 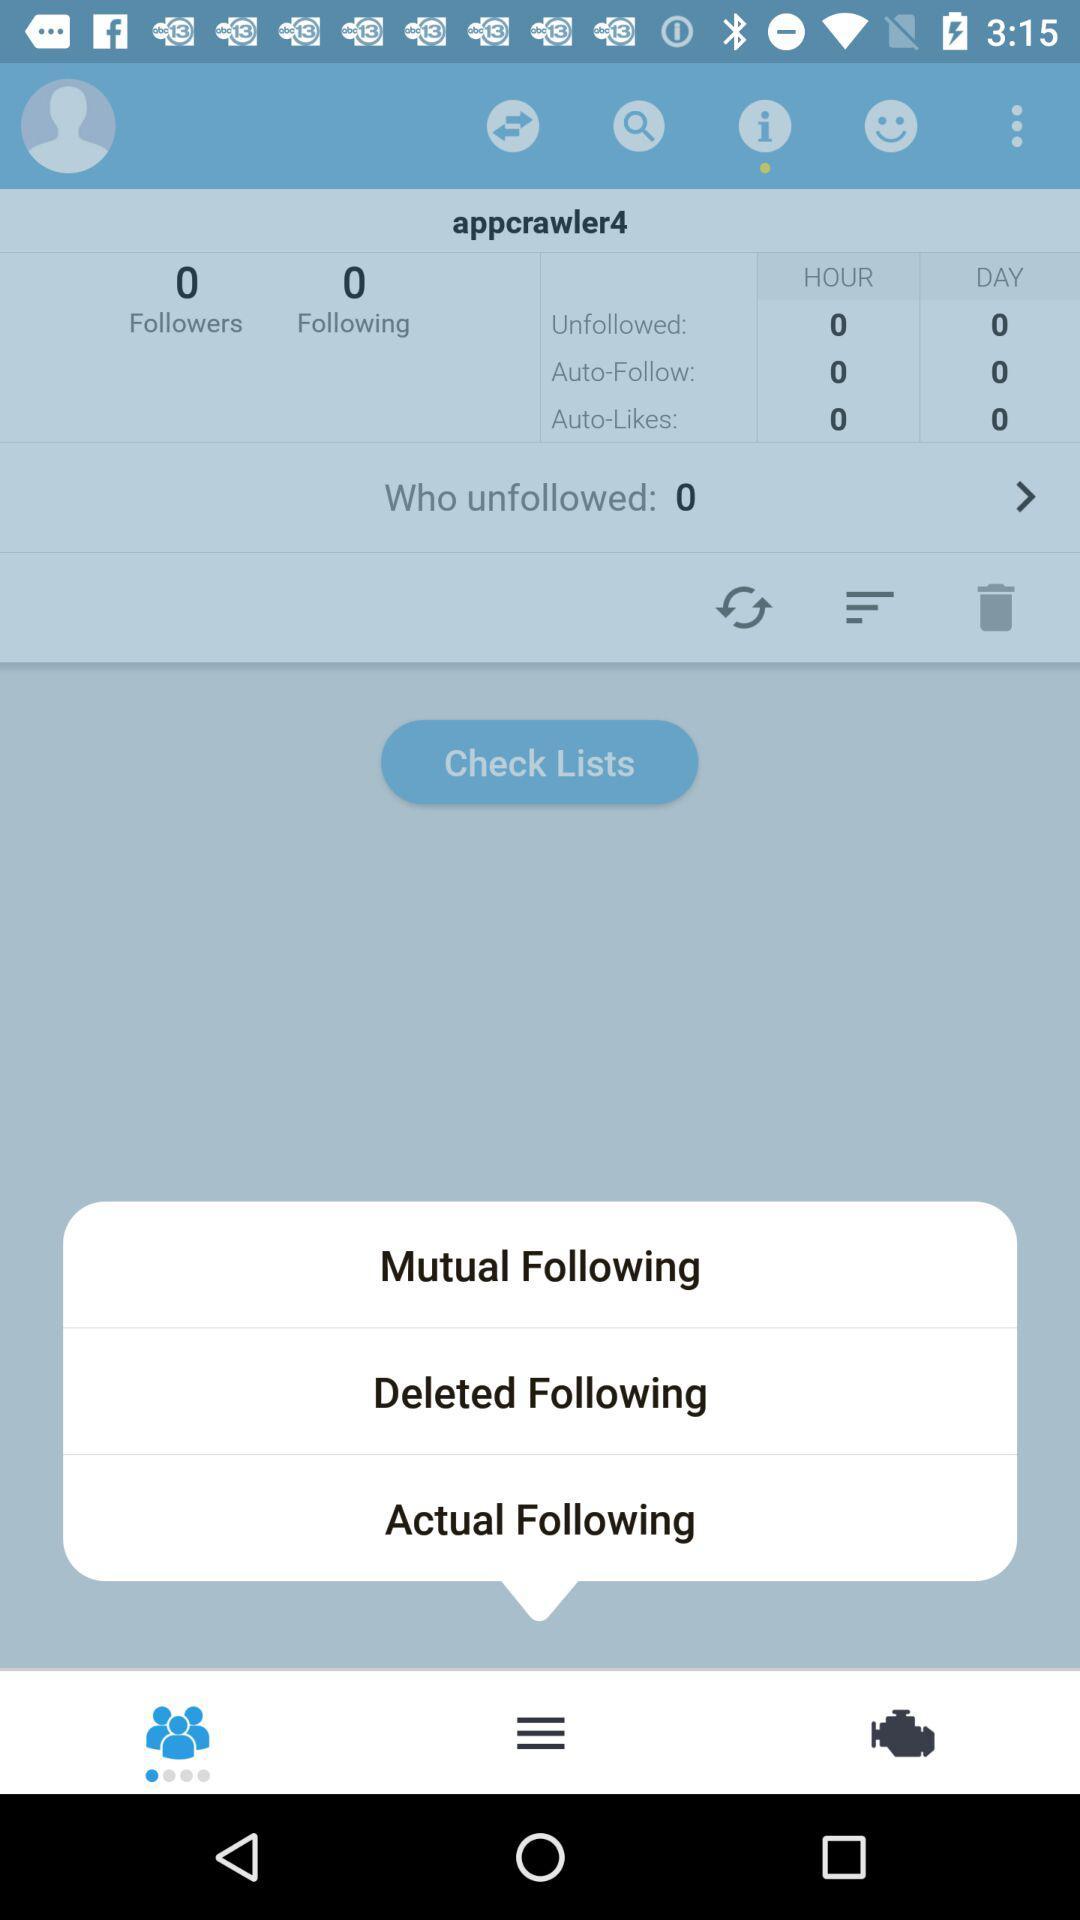 I want to click on the deleted following item, so click(x=540, y=1390).